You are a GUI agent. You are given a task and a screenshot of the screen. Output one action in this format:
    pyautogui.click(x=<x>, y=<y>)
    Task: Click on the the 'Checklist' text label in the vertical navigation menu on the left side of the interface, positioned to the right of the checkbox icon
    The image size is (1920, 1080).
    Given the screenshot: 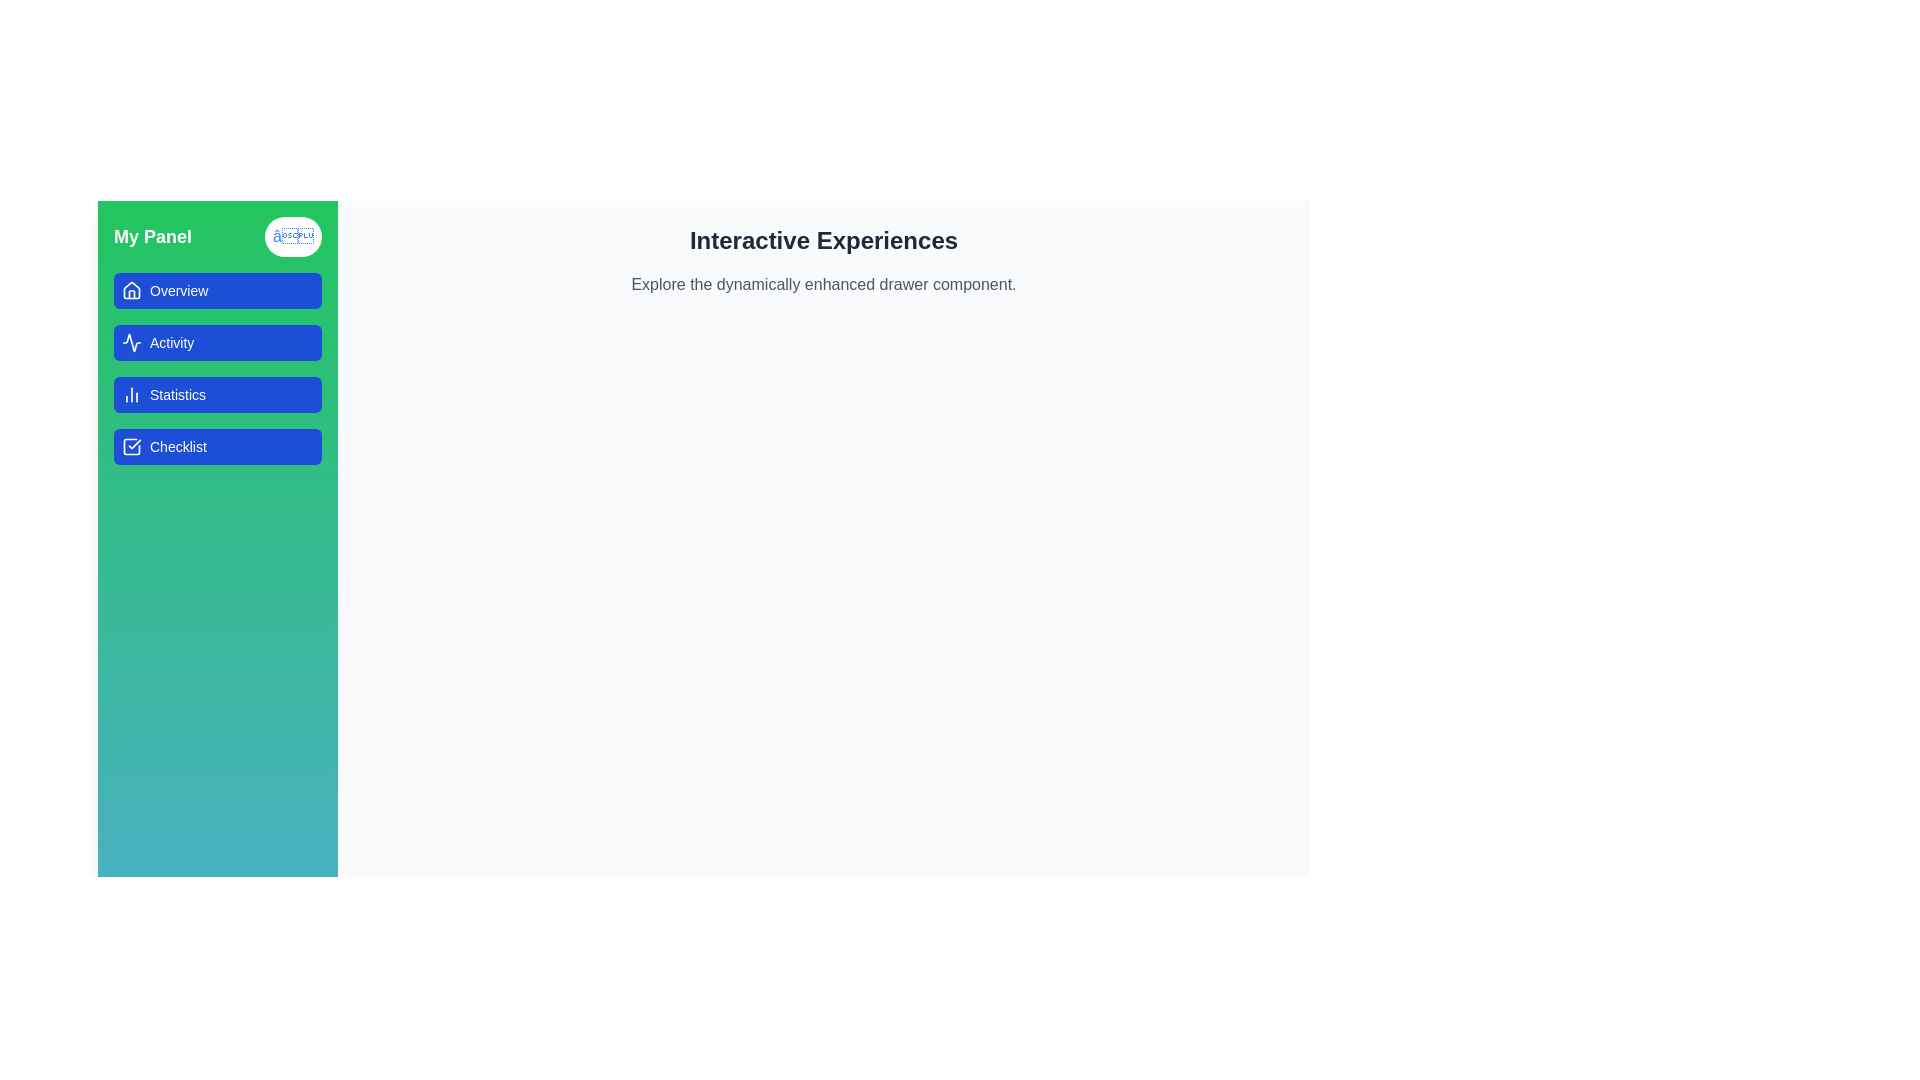 What is the action you would take?
    pyautogui.click(x=178, y=446)
    